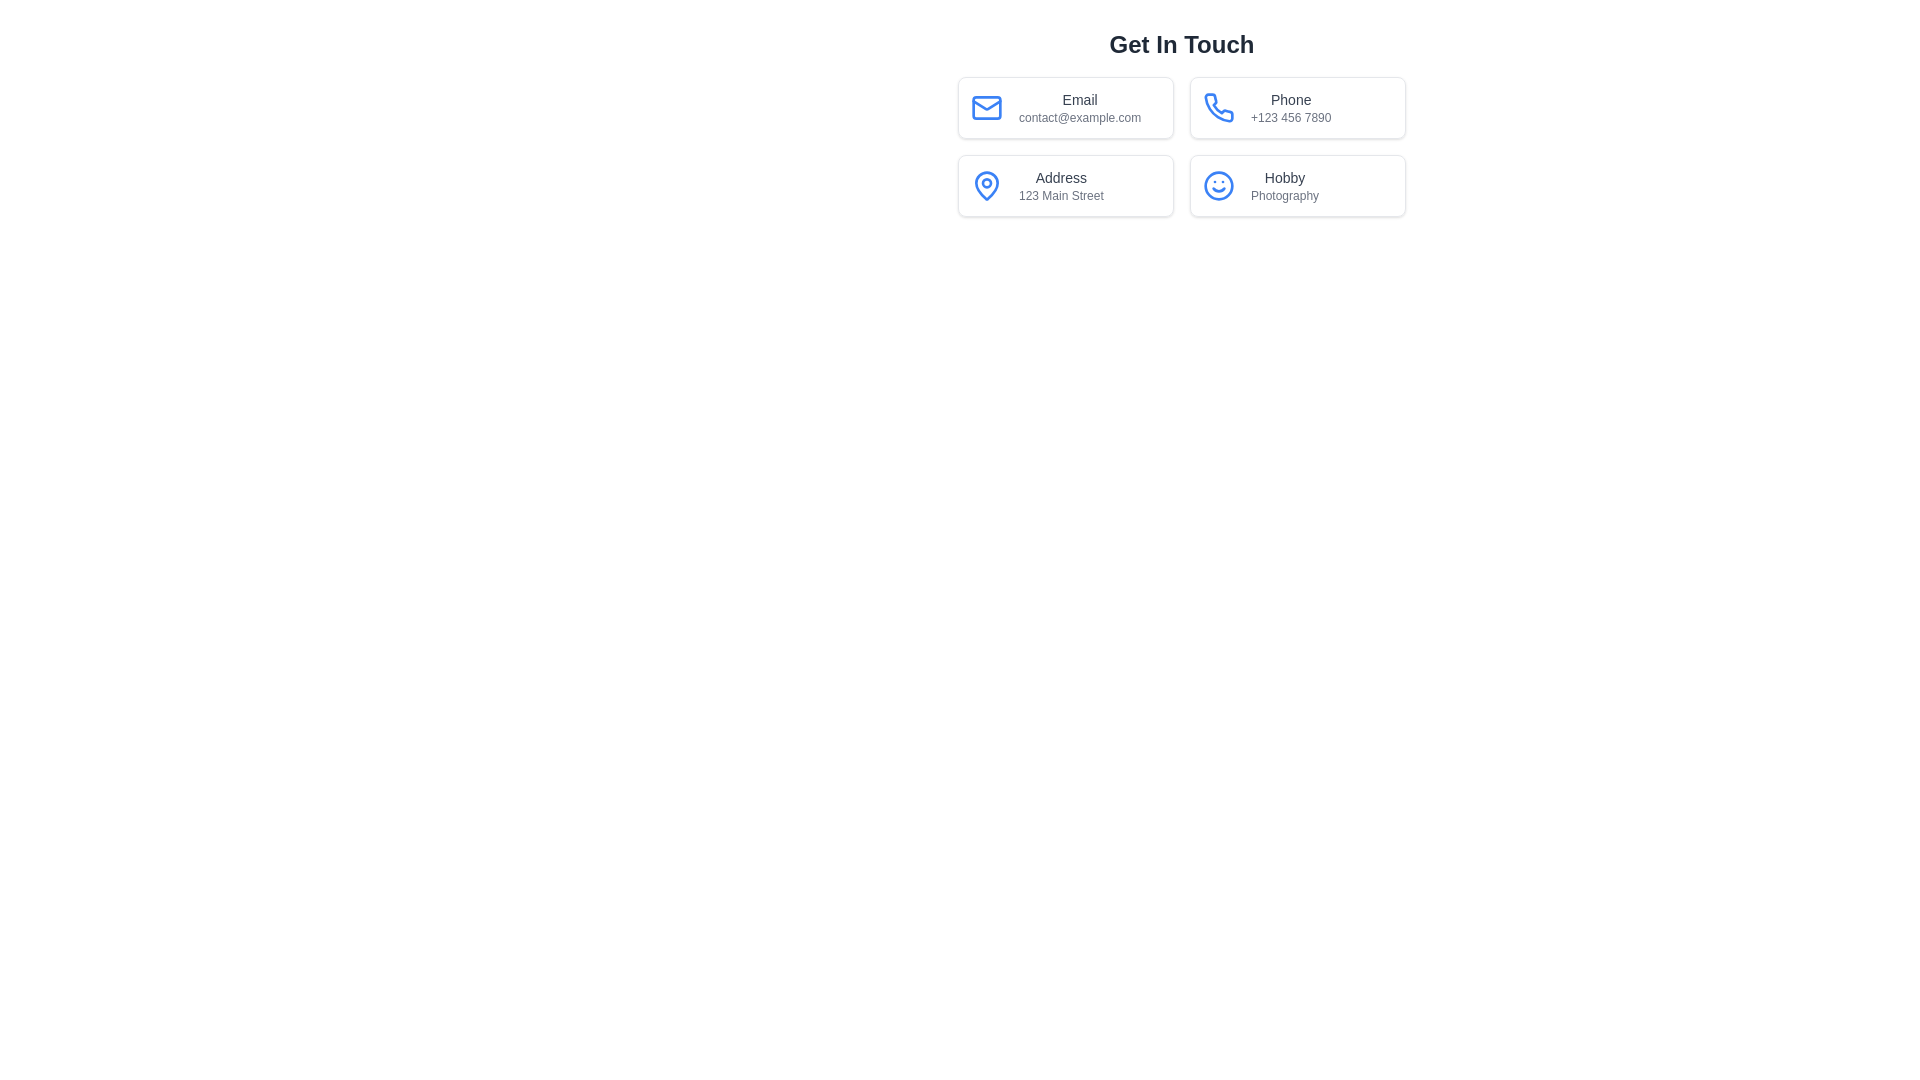  What do you see at coordinates (1079, 108) in the screenshot?
I see `the static text display labeled 'Email' which shows the email address 'contact@example.com' in a bordered rectangular section for contact information` at bounding box center [1079, 108].